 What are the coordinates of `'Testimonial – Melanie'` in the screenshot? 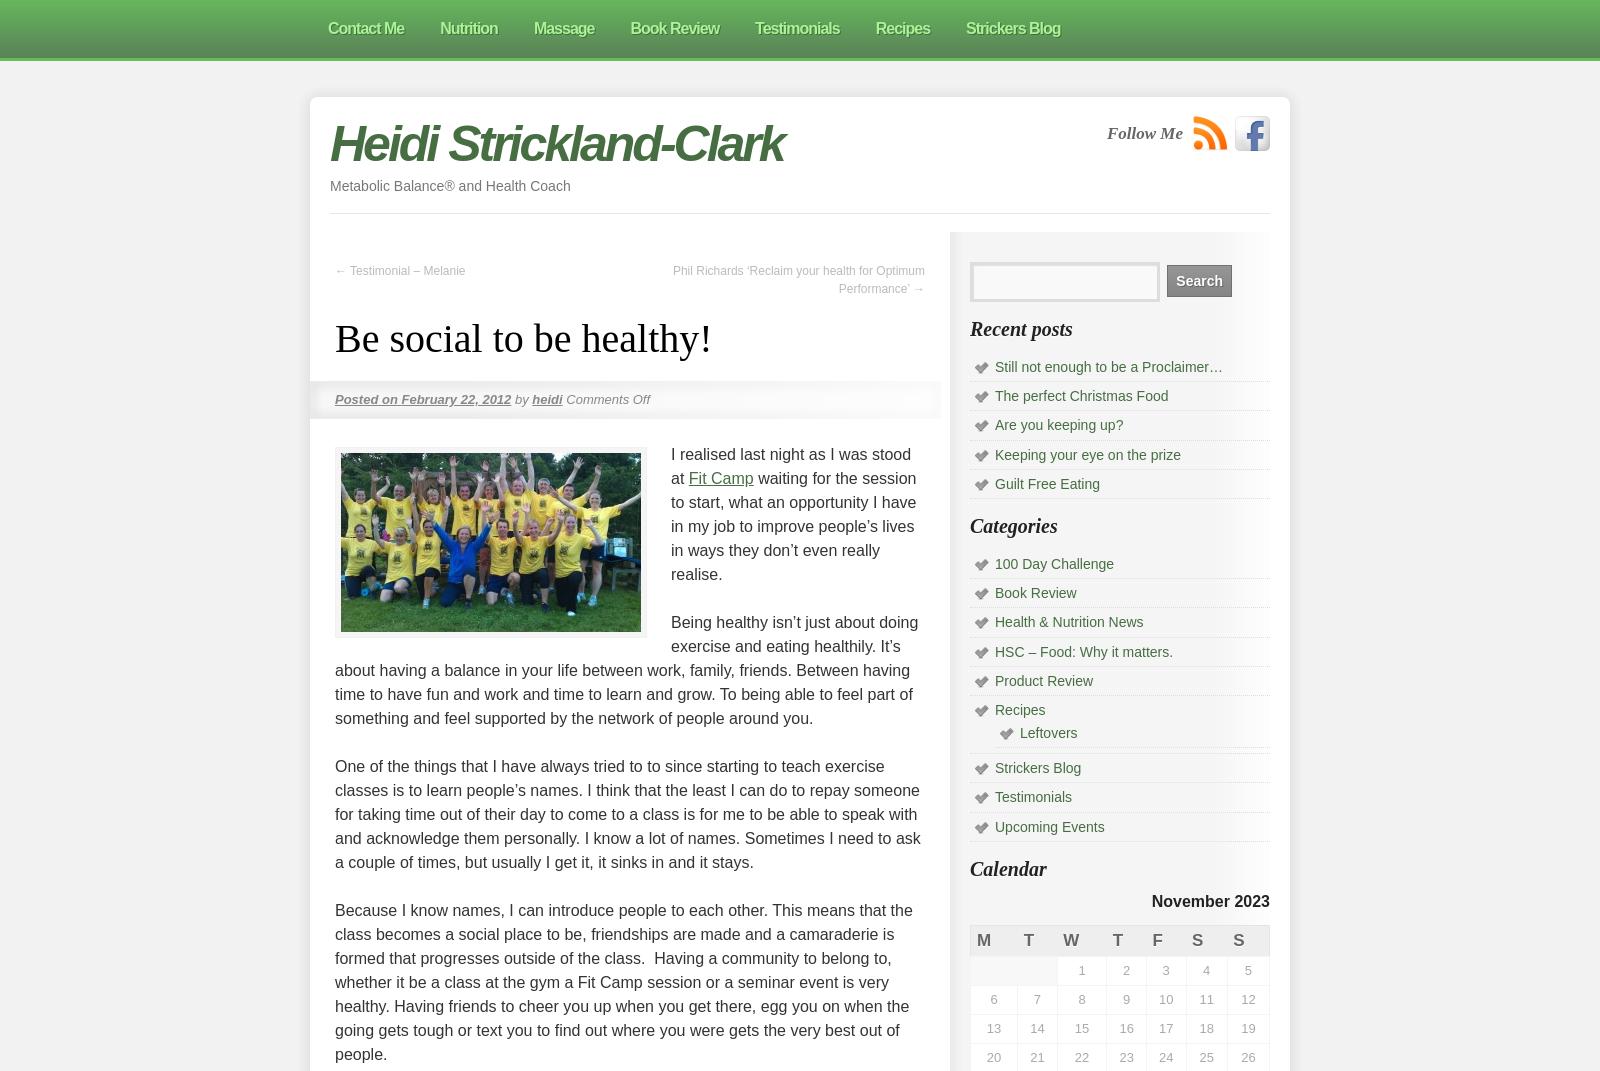 It's located at (405, 270).